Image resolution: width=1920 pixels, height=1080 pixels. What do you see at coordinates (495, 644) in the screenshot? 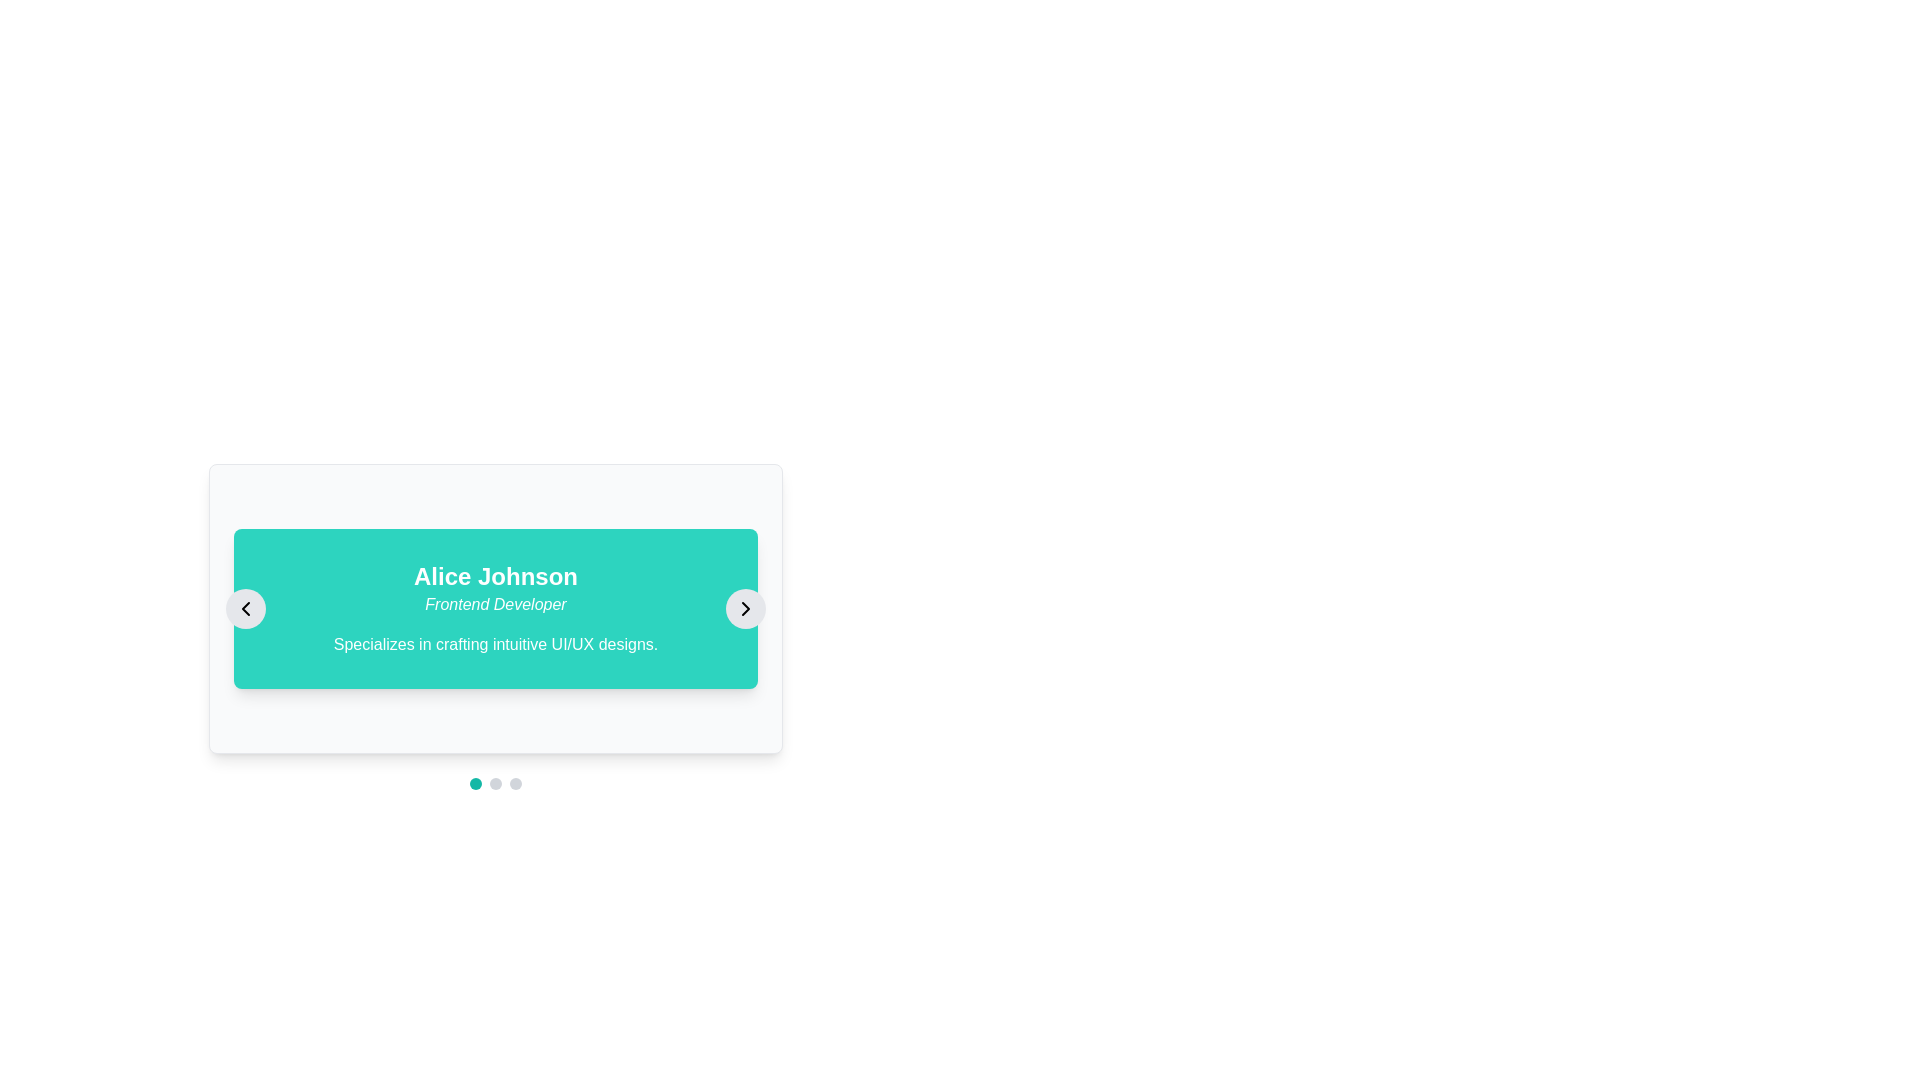
I see `the text label that reads 'Specializes in crafting intuitive UI/UX designs.' which is the bottom-most block within a teal card` at bounding box center [495, 644].